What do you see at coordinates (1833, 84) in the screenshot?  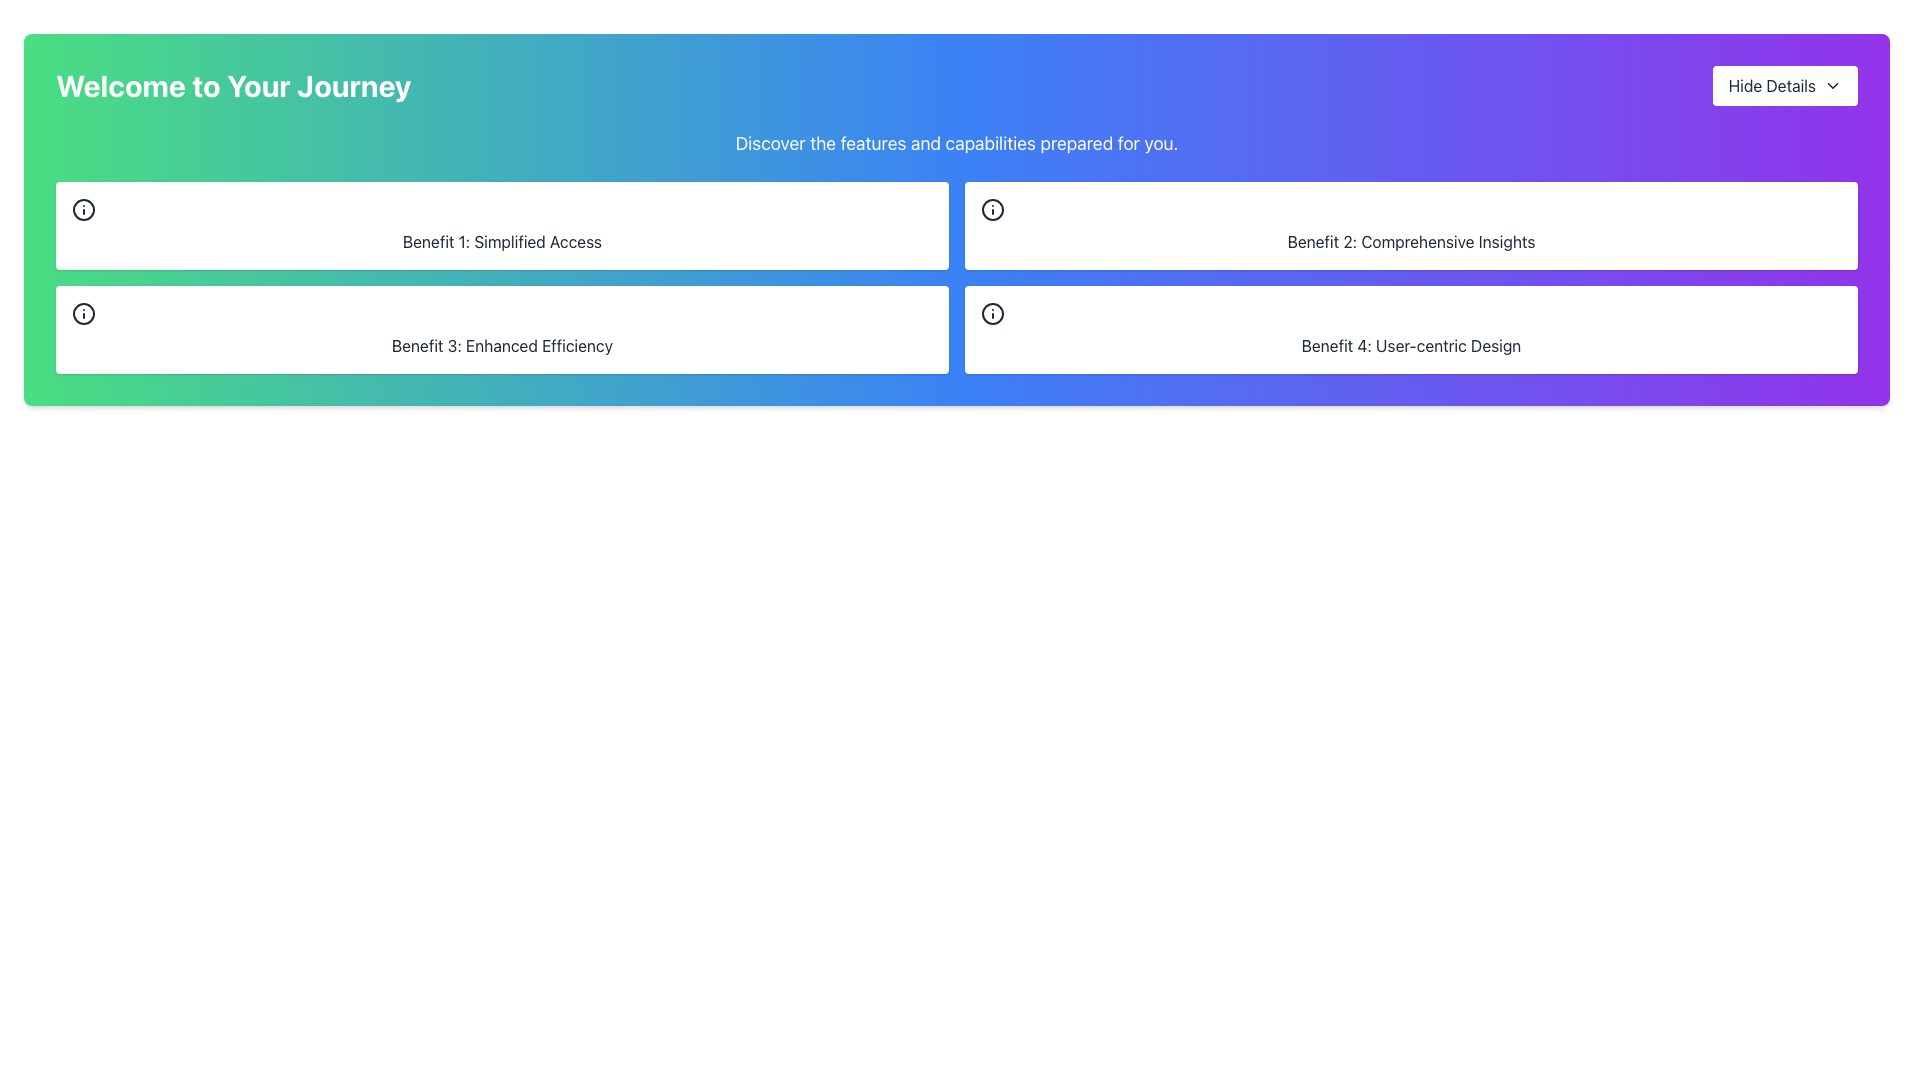 I see `the downward chevron icon located to the right of the 'Hide Details' button` at bounding box center [1833, 84].